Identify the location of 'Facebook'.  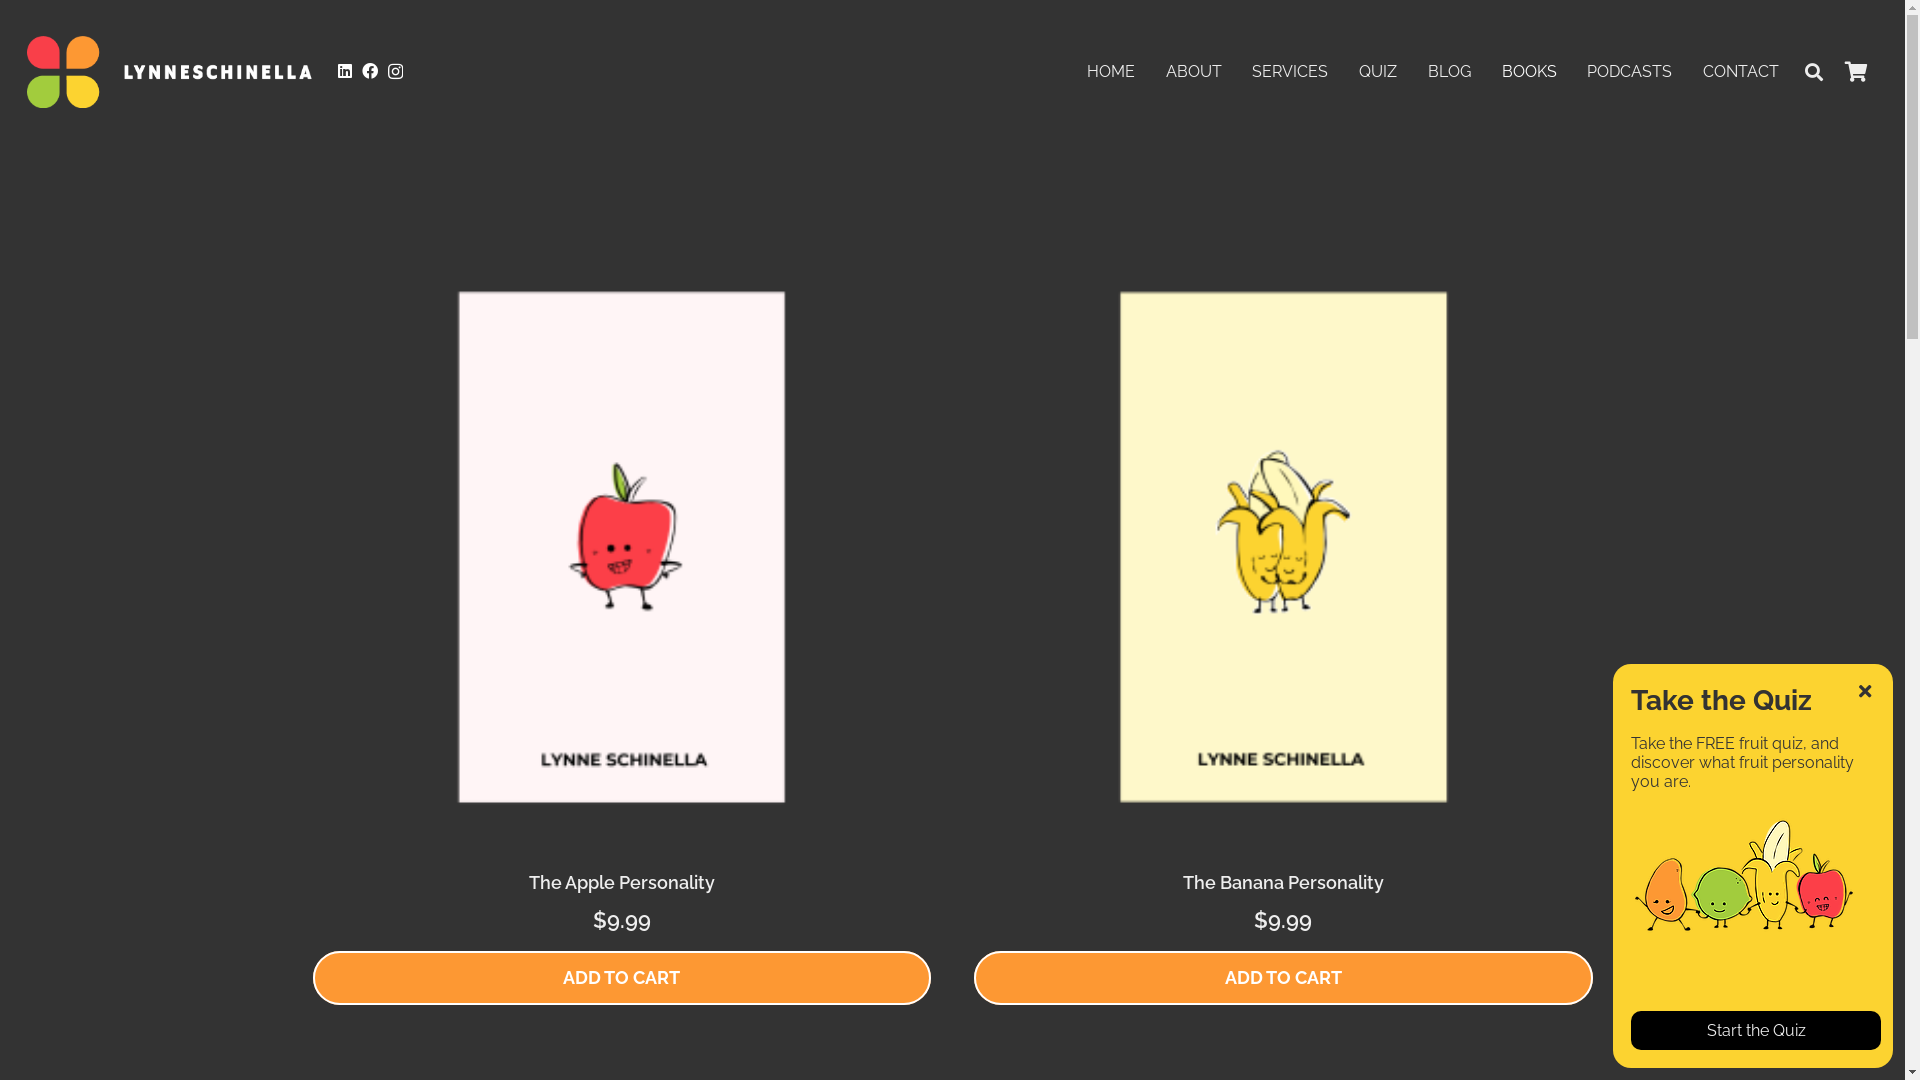
(369, 69).